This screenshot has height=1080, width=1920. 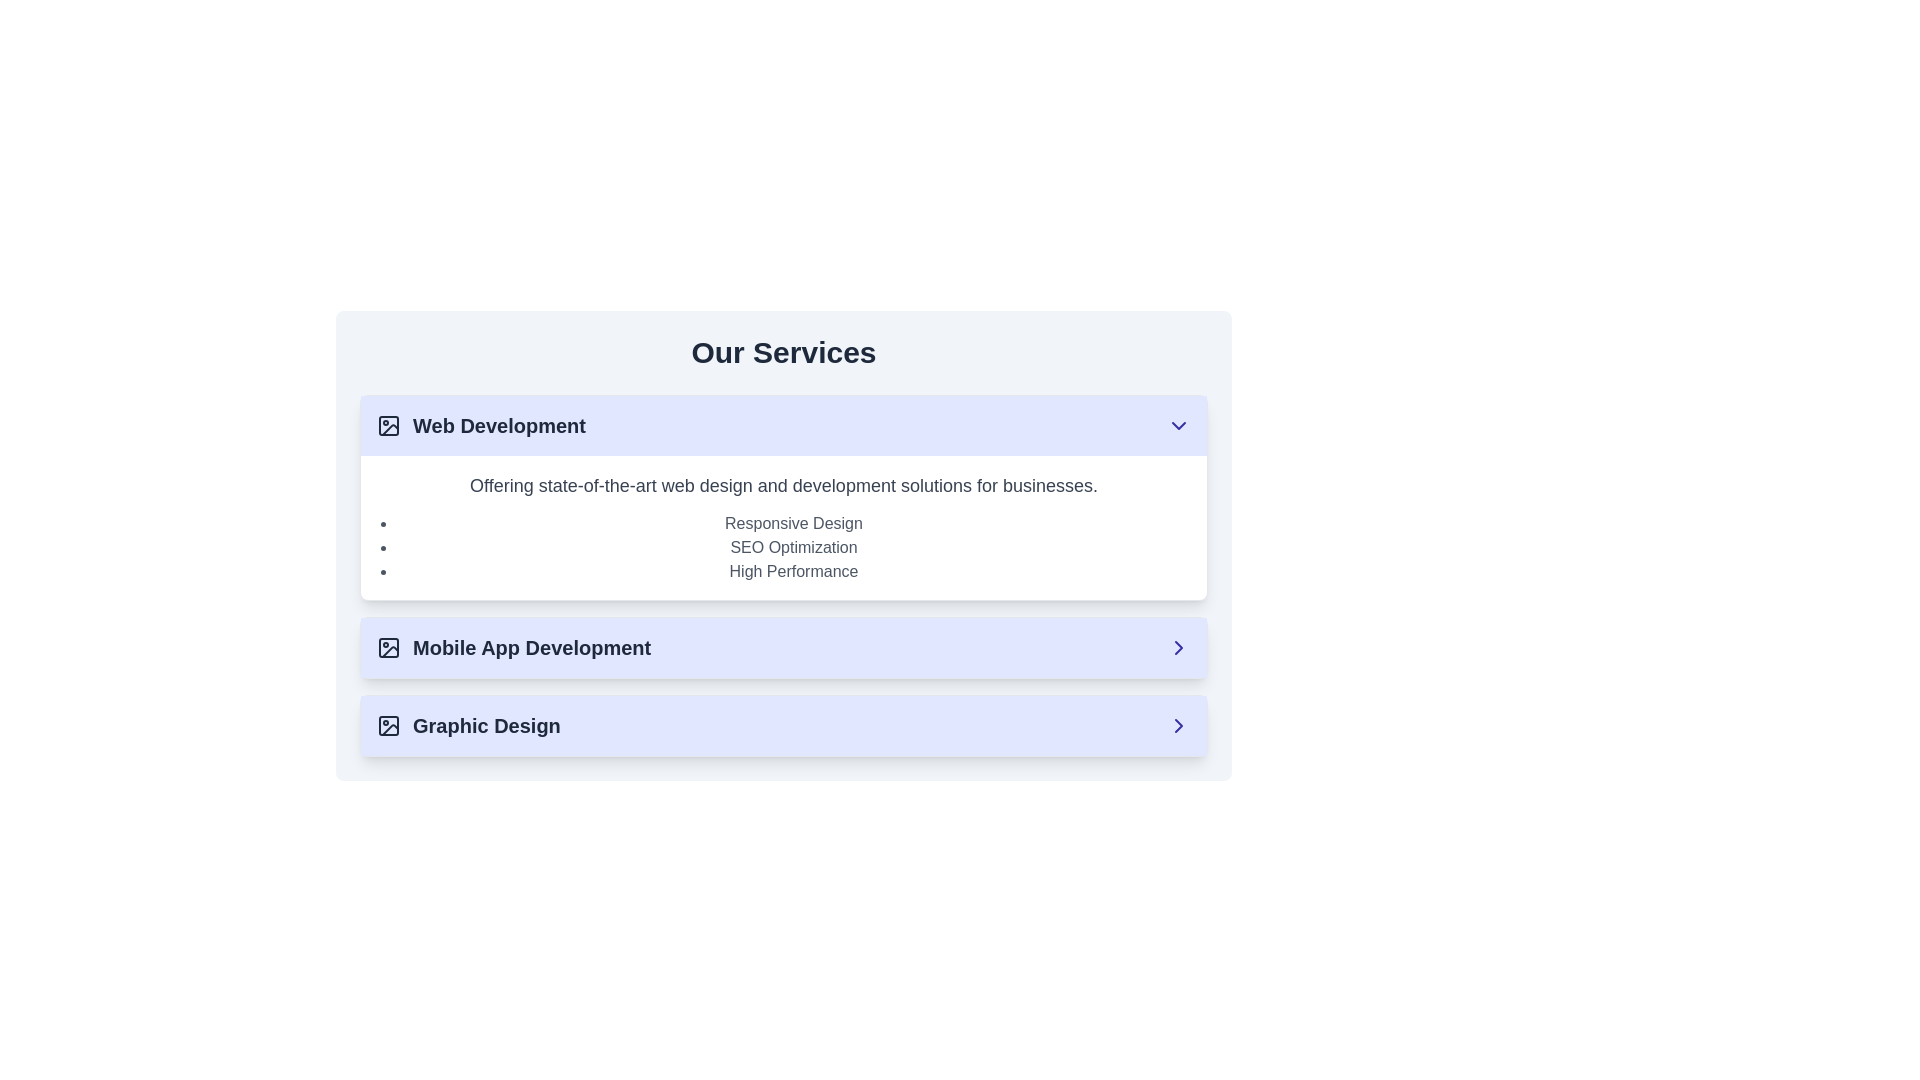 What do you see at coordinates (388, 424) in the screenshot?
I see `the 'Web Development' icon located at the far-left side of the 'Web Development' section heading in the 'Our Services' content block` at bounding box center [388, 424].